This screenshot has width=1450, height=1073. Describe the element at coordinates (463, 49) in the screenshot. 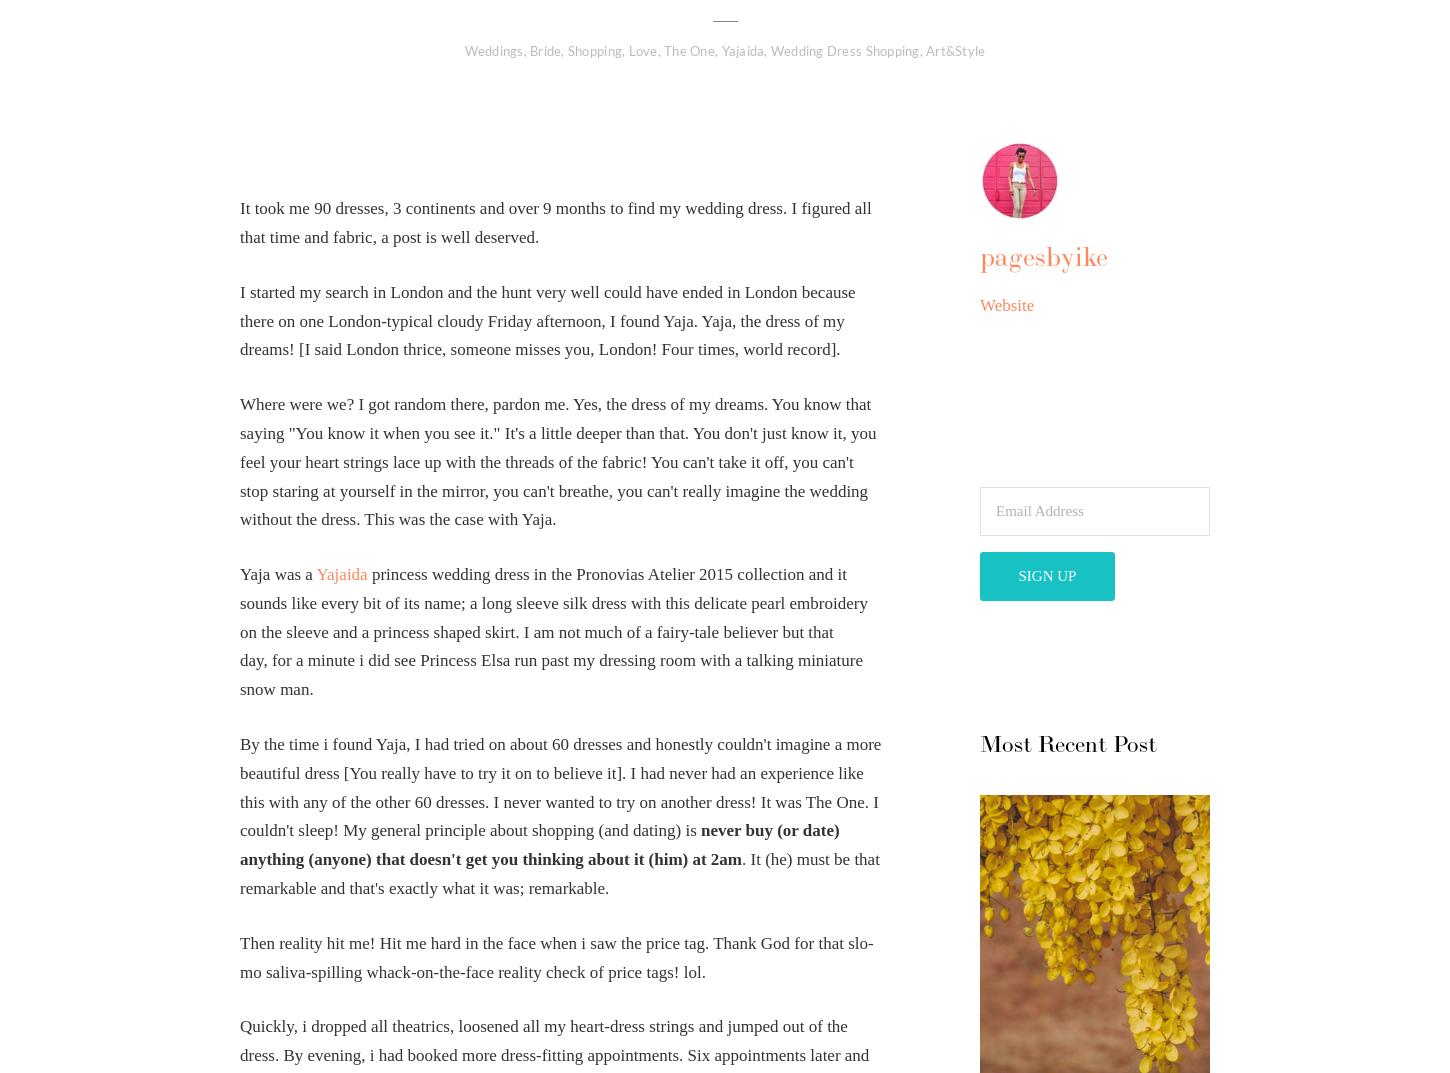

I see `'Weddings'` at that location.